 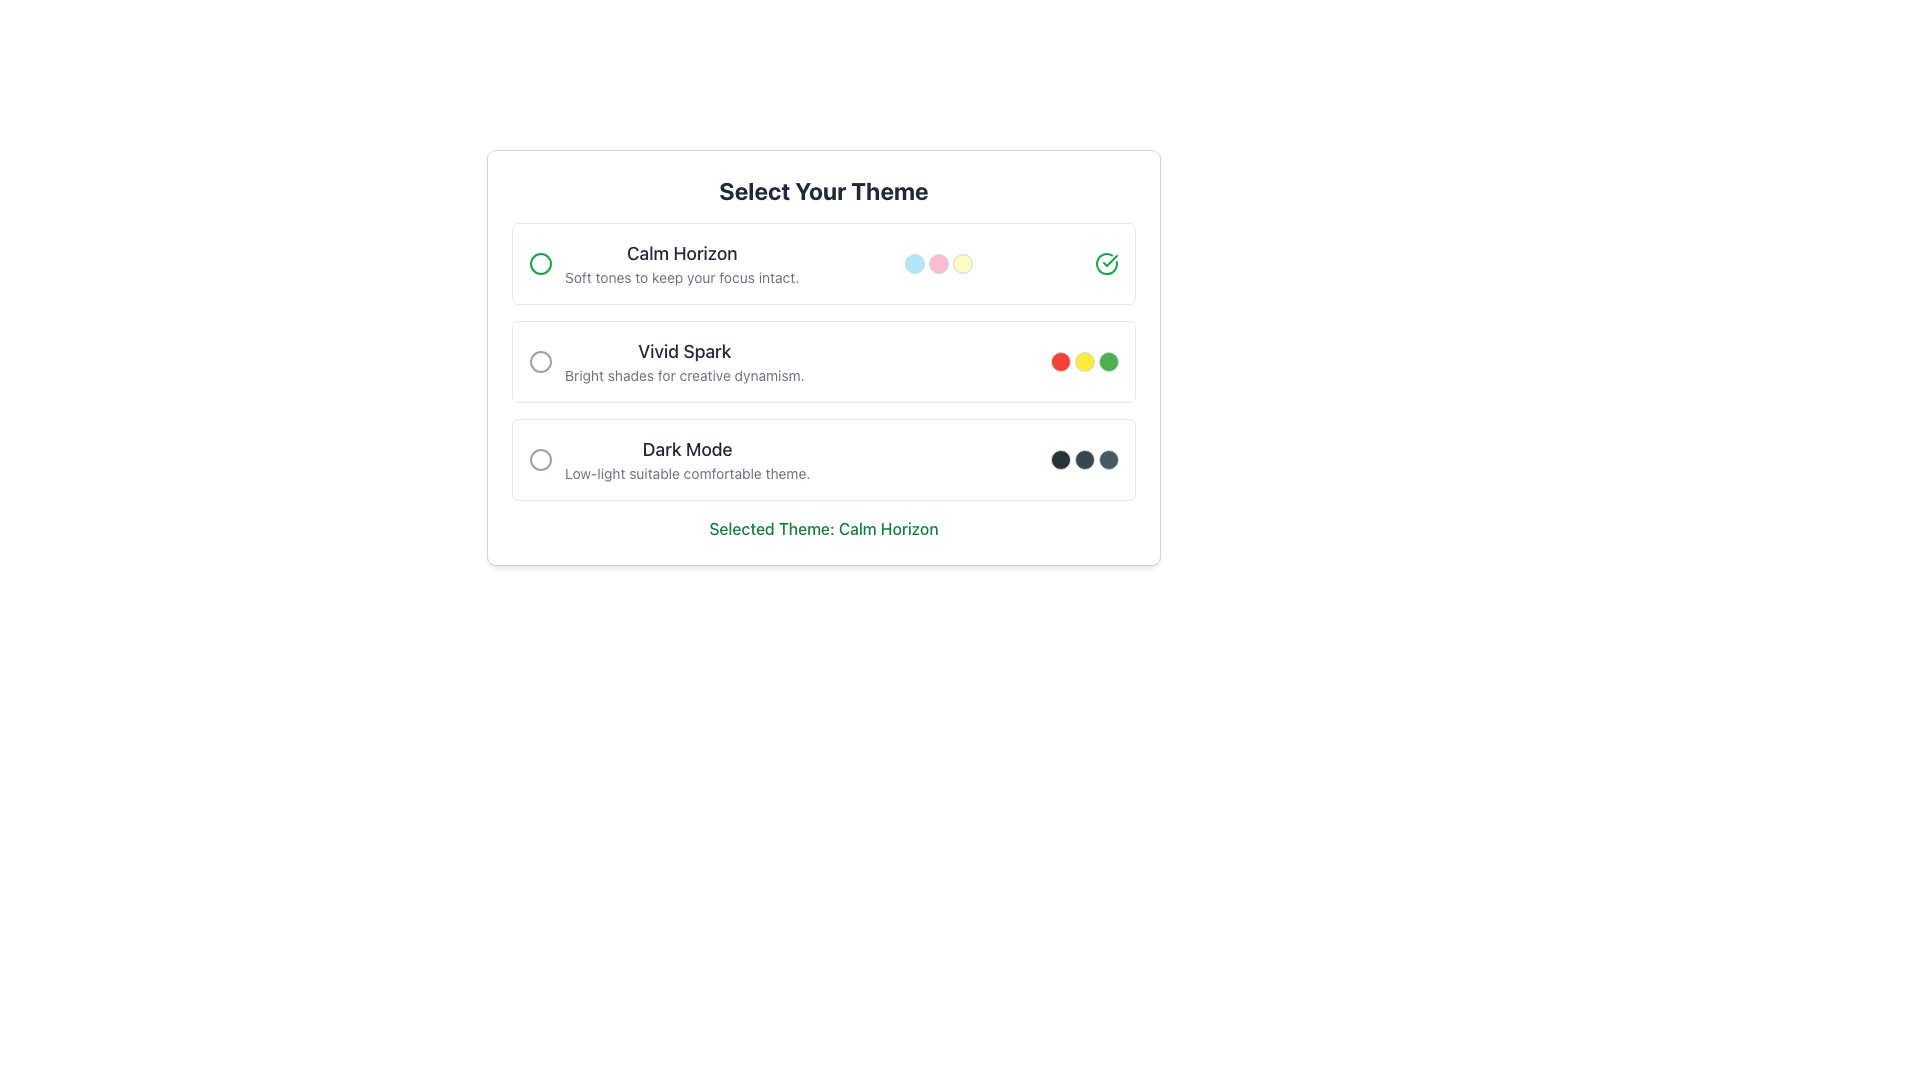 I want to click on the middle circular visual indicator in the theme selection interface, which has a dark color gradient and is positioned between two other circles, located to the right of the 'Dark Mode' option, so click(x=1083, y=459).